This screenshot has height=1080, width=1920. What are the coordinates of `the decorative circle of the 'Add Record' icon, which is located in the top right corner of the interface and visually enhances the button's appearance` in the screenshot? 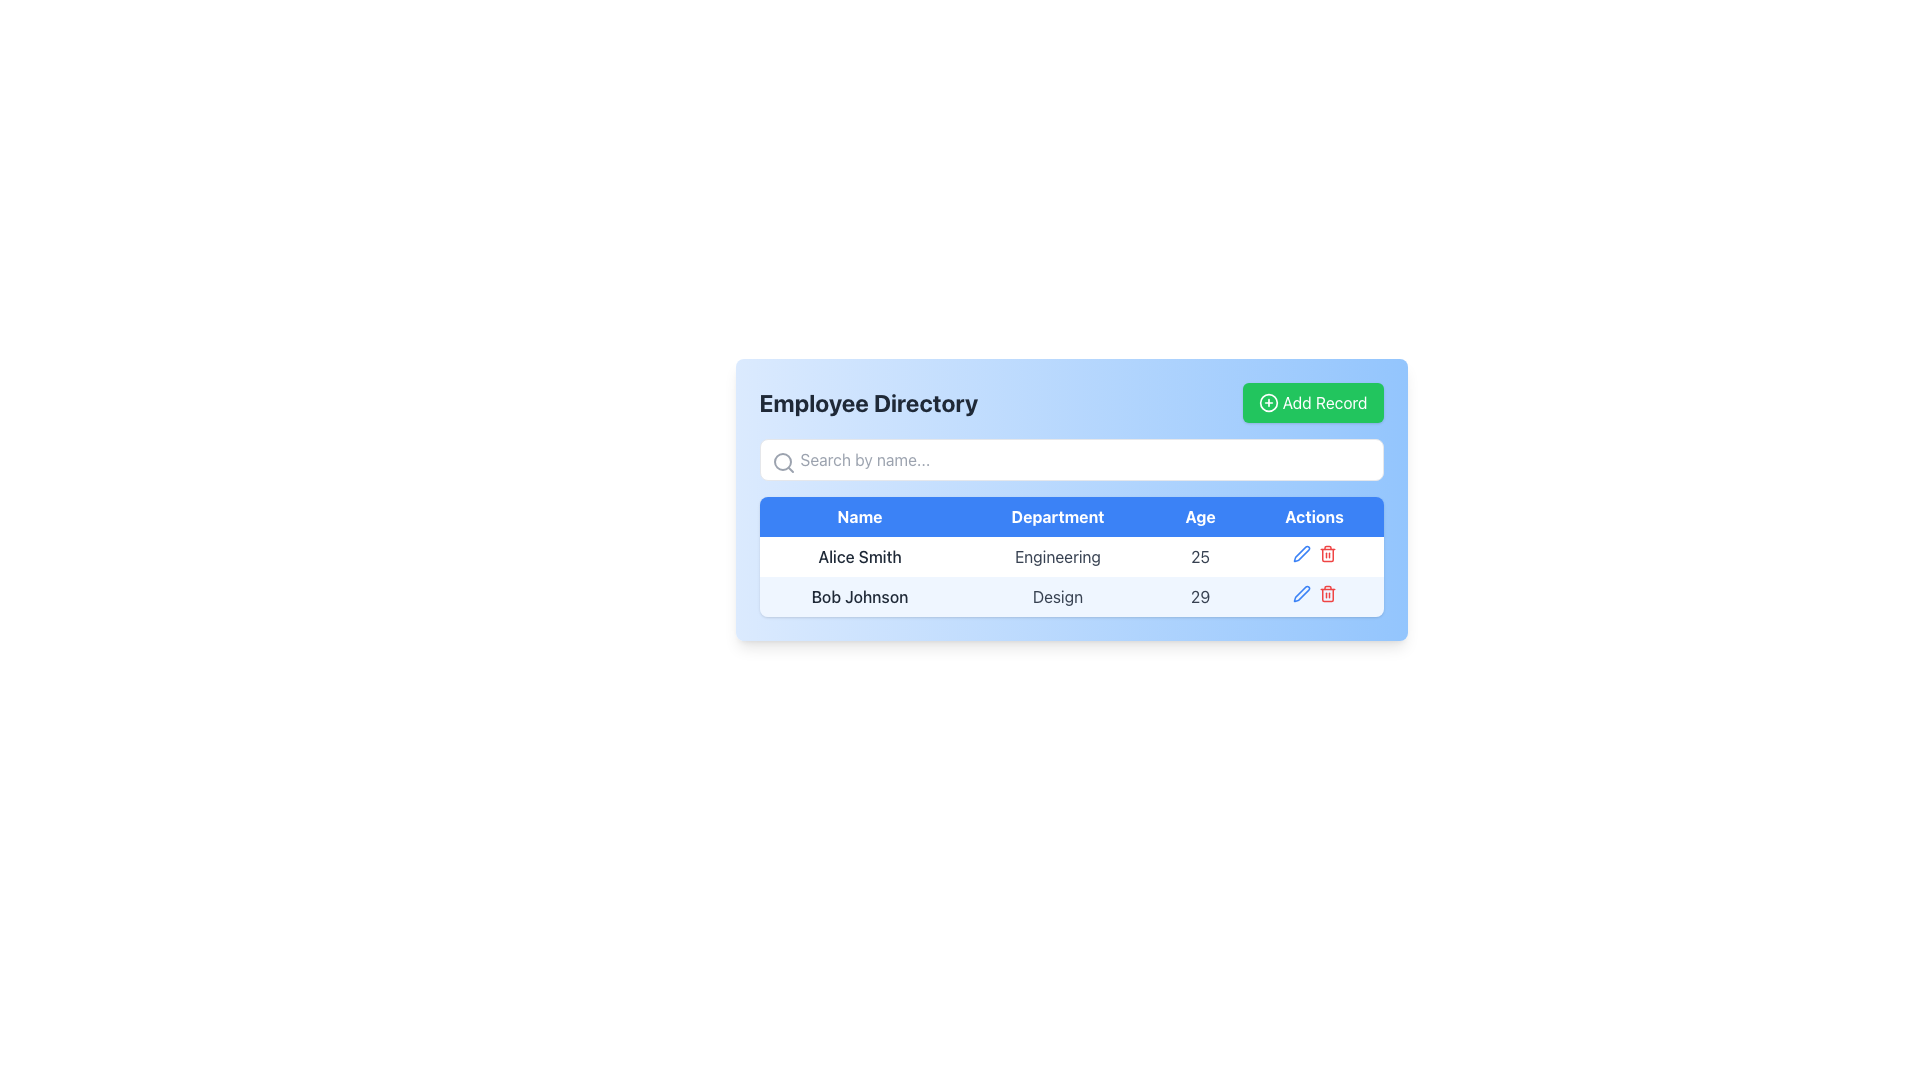 It's located at (1267, 402).